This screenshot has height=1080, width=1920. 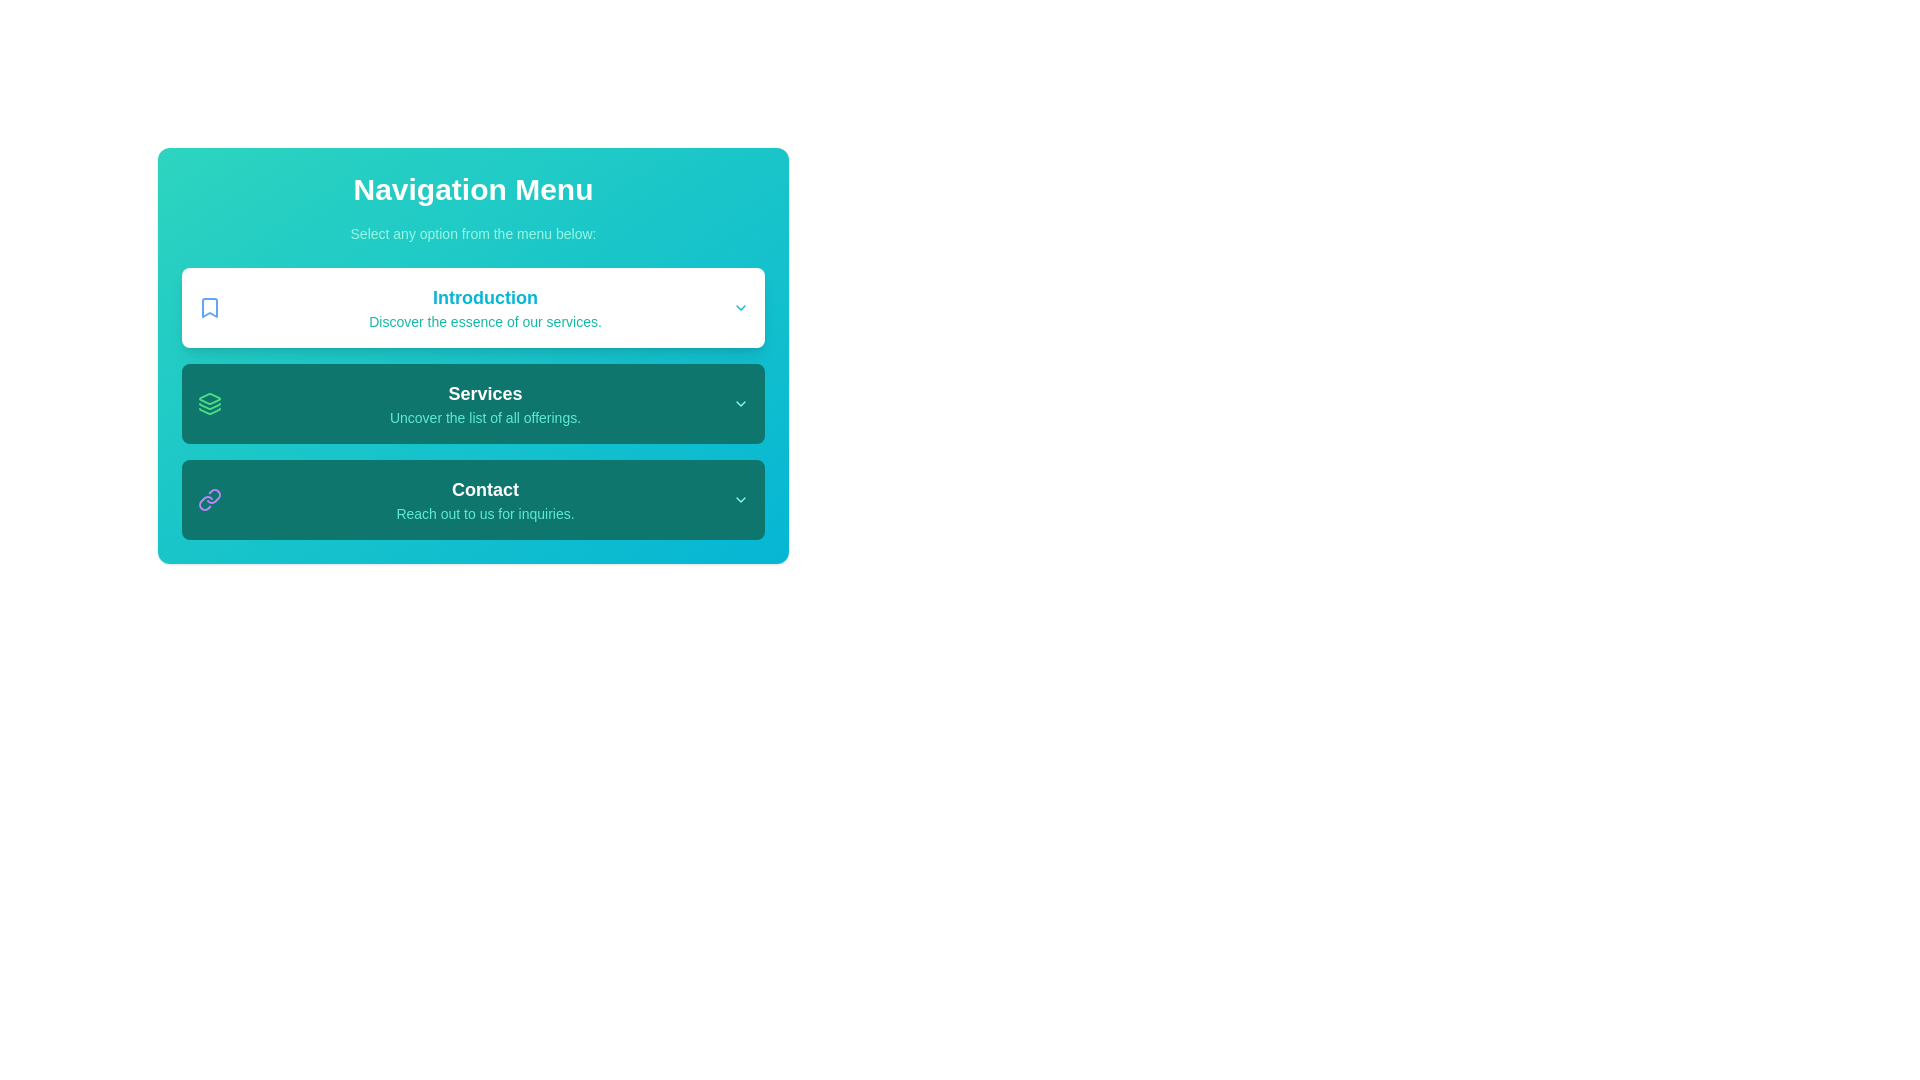 What do you see at coordinates (485, 320) in the screenshot?
I see `the descriptive subtitle text element located below the 'Introduction' heading, which provides additional details or context` at bounding box center [485, 320].